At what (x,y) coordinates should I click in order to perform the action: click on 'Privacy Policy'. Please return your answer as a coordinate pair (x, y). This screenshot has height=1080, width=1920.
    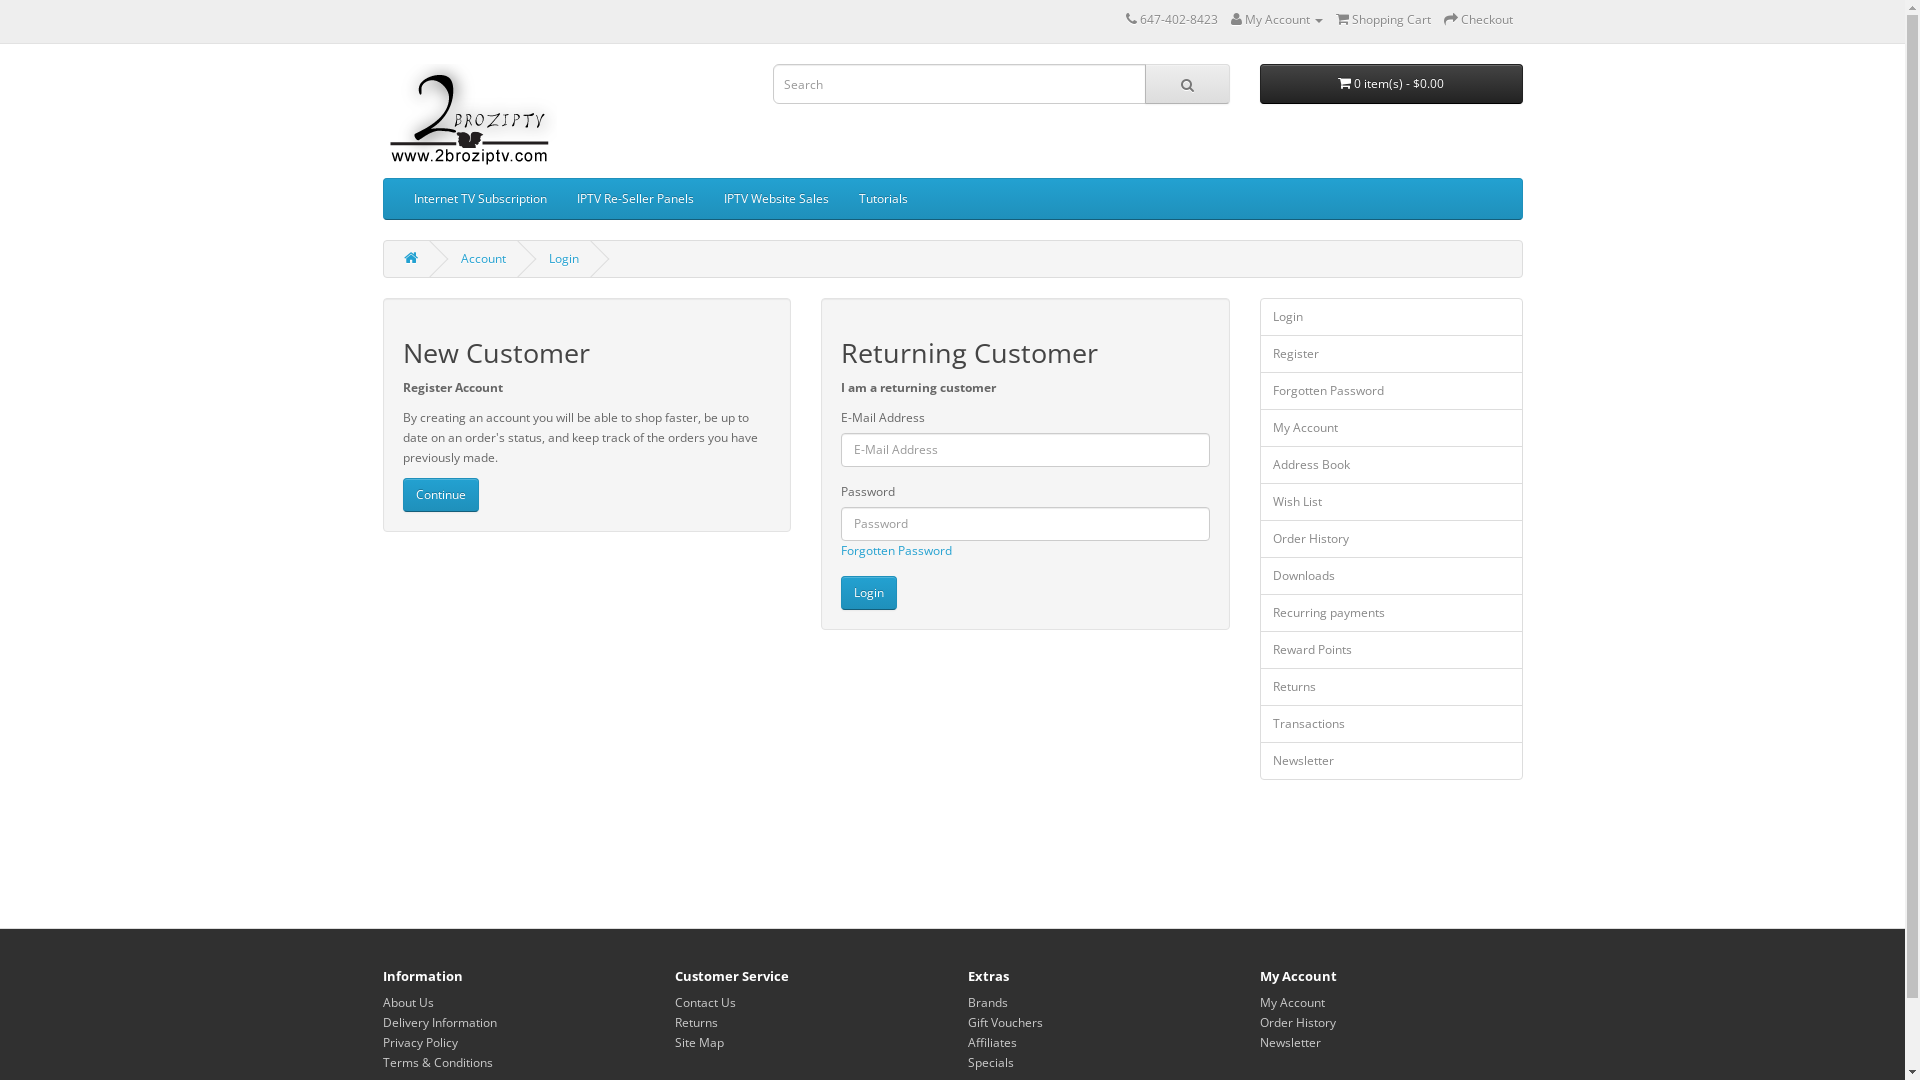
    Looking at the image, I should click on (418, 1041).